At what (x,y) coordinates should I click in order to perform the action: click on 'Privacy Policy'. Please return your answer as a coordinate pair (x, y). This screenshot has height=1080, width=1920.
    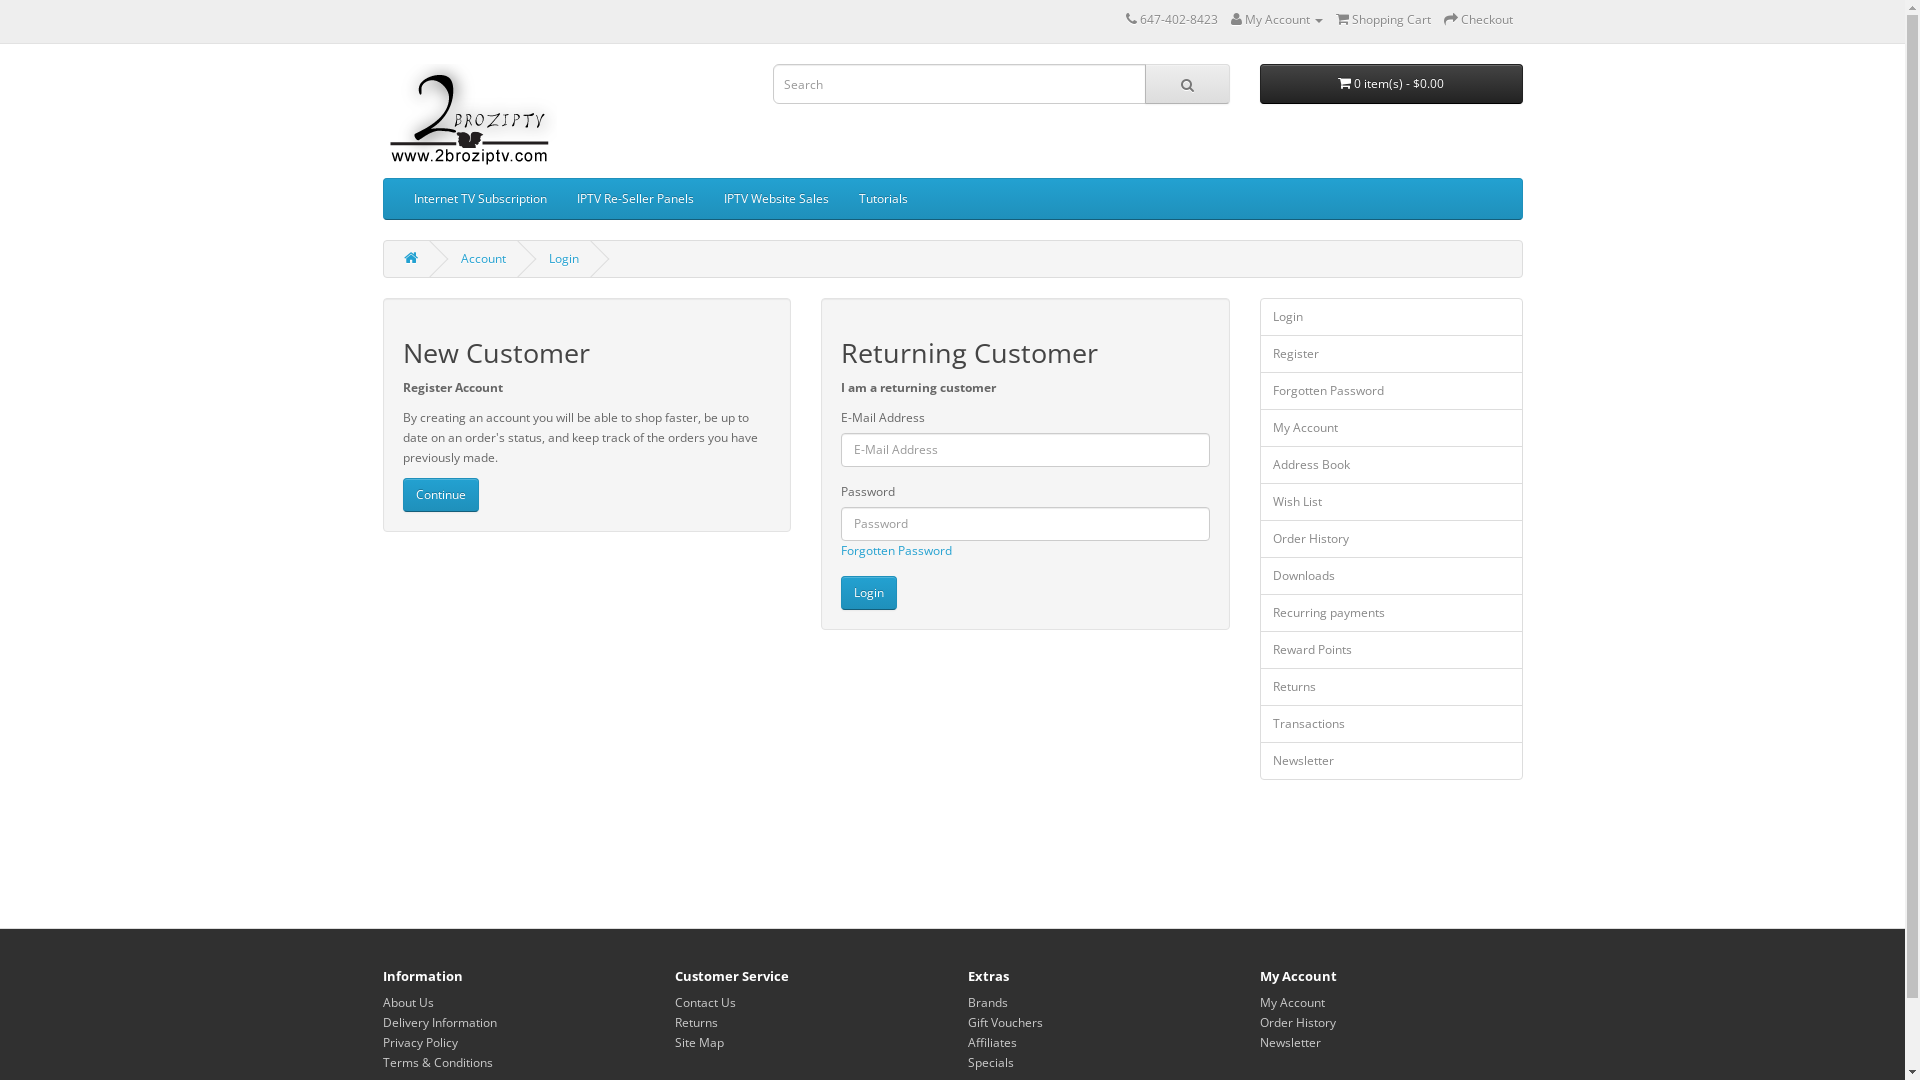
    Looking at the image, I should click on (418, 1041).